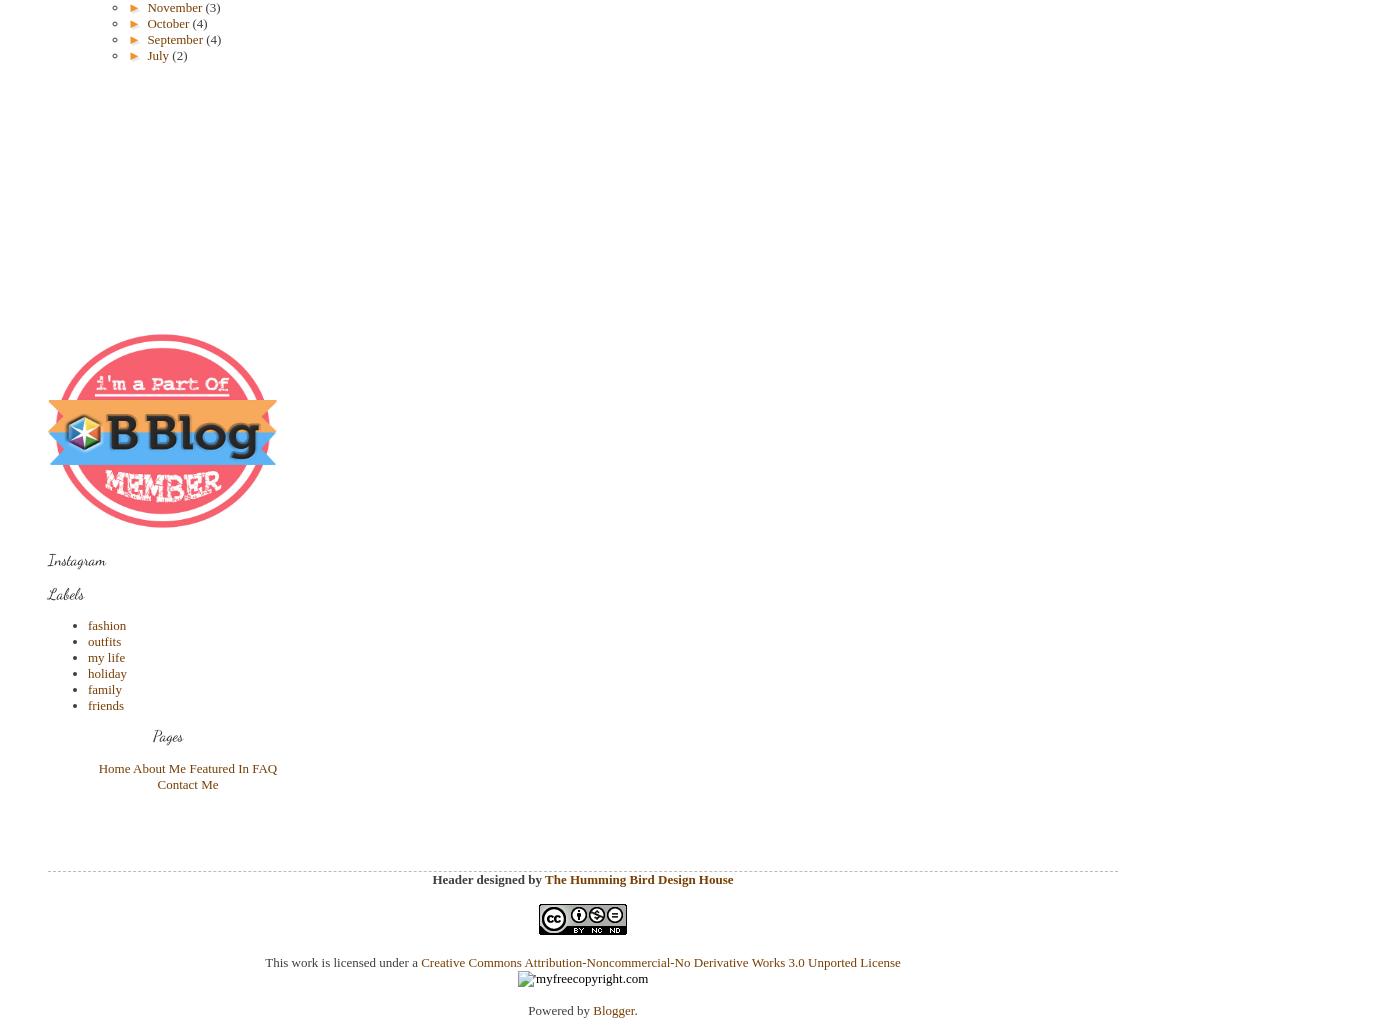 The image size is (1374, 1029). What do you see at coordinates (64, 593) in the screenshot?
I see `'Labels'` at bounding box center [64, 593].